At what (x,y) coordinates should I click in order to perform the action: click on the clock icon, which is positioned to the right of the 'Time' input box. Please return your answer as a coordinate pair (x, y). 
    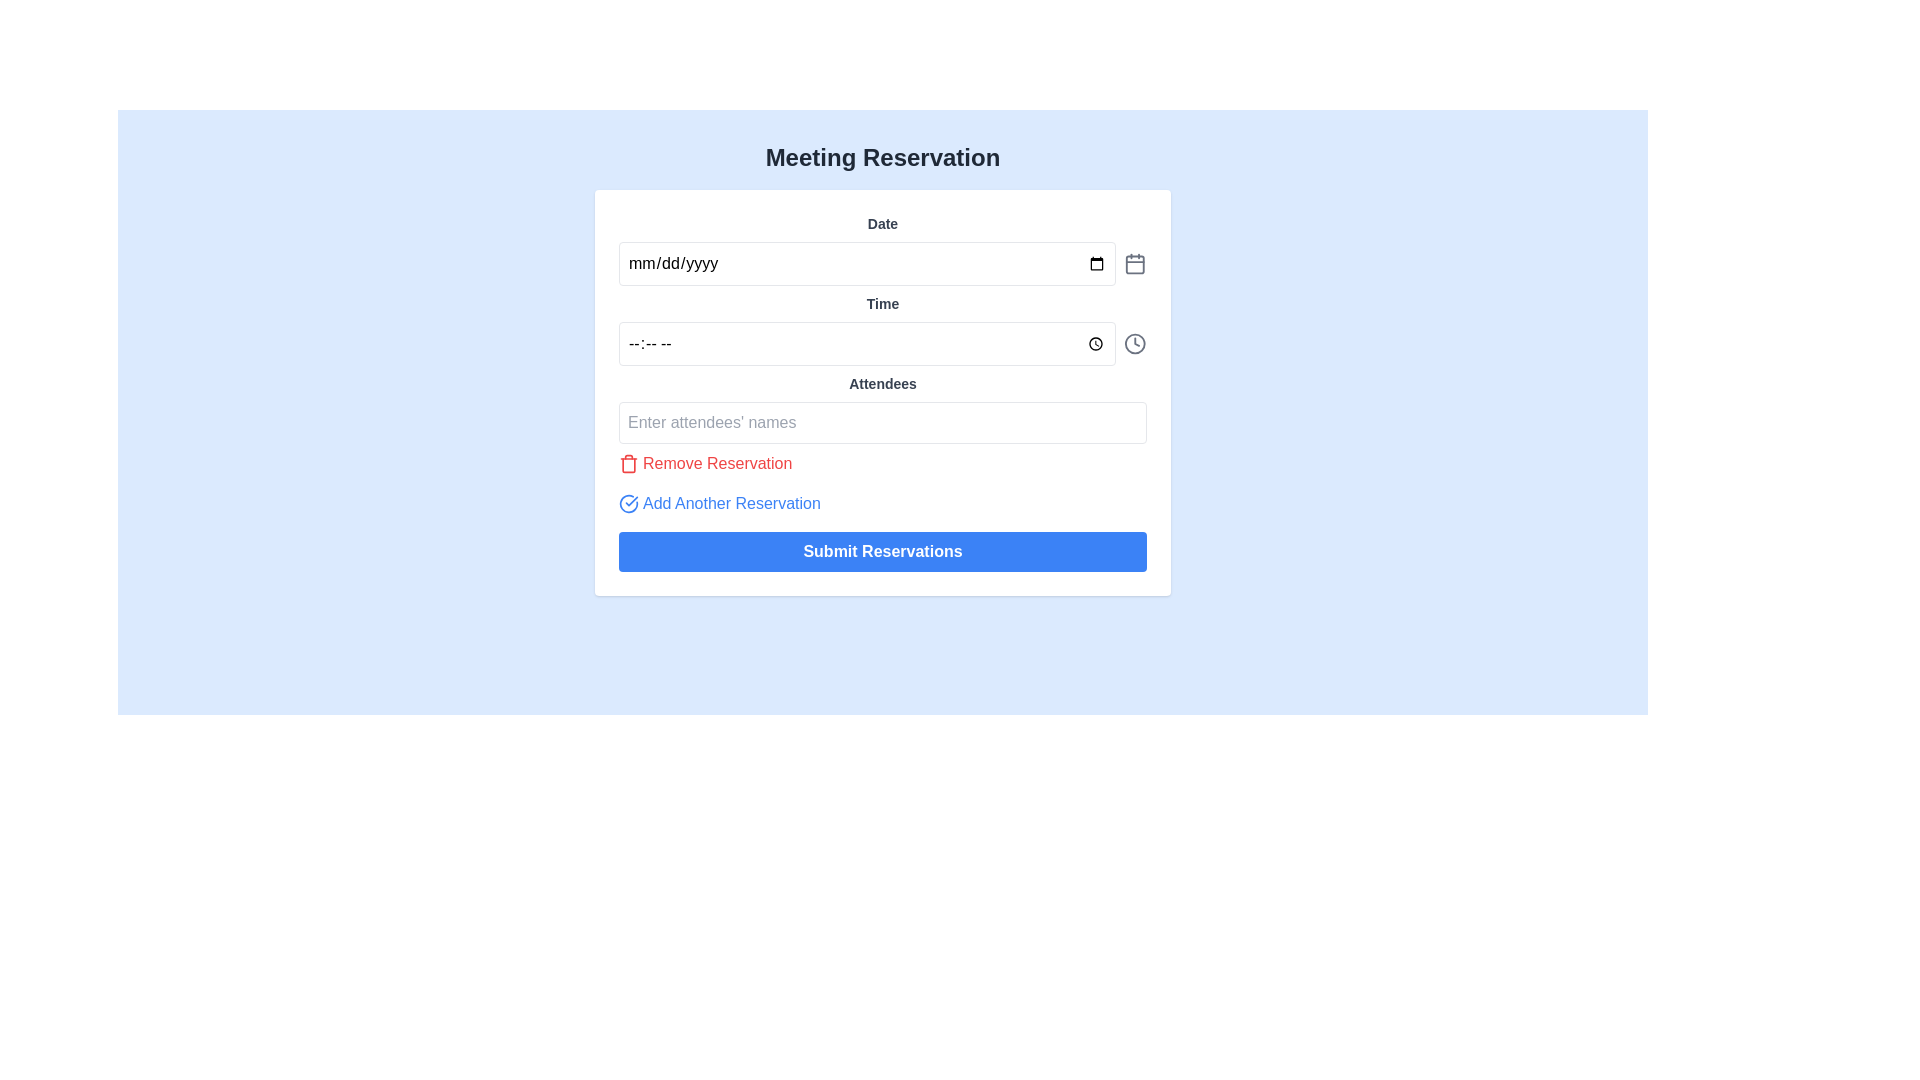
    Looking at the image, I should click on (1135, 342).